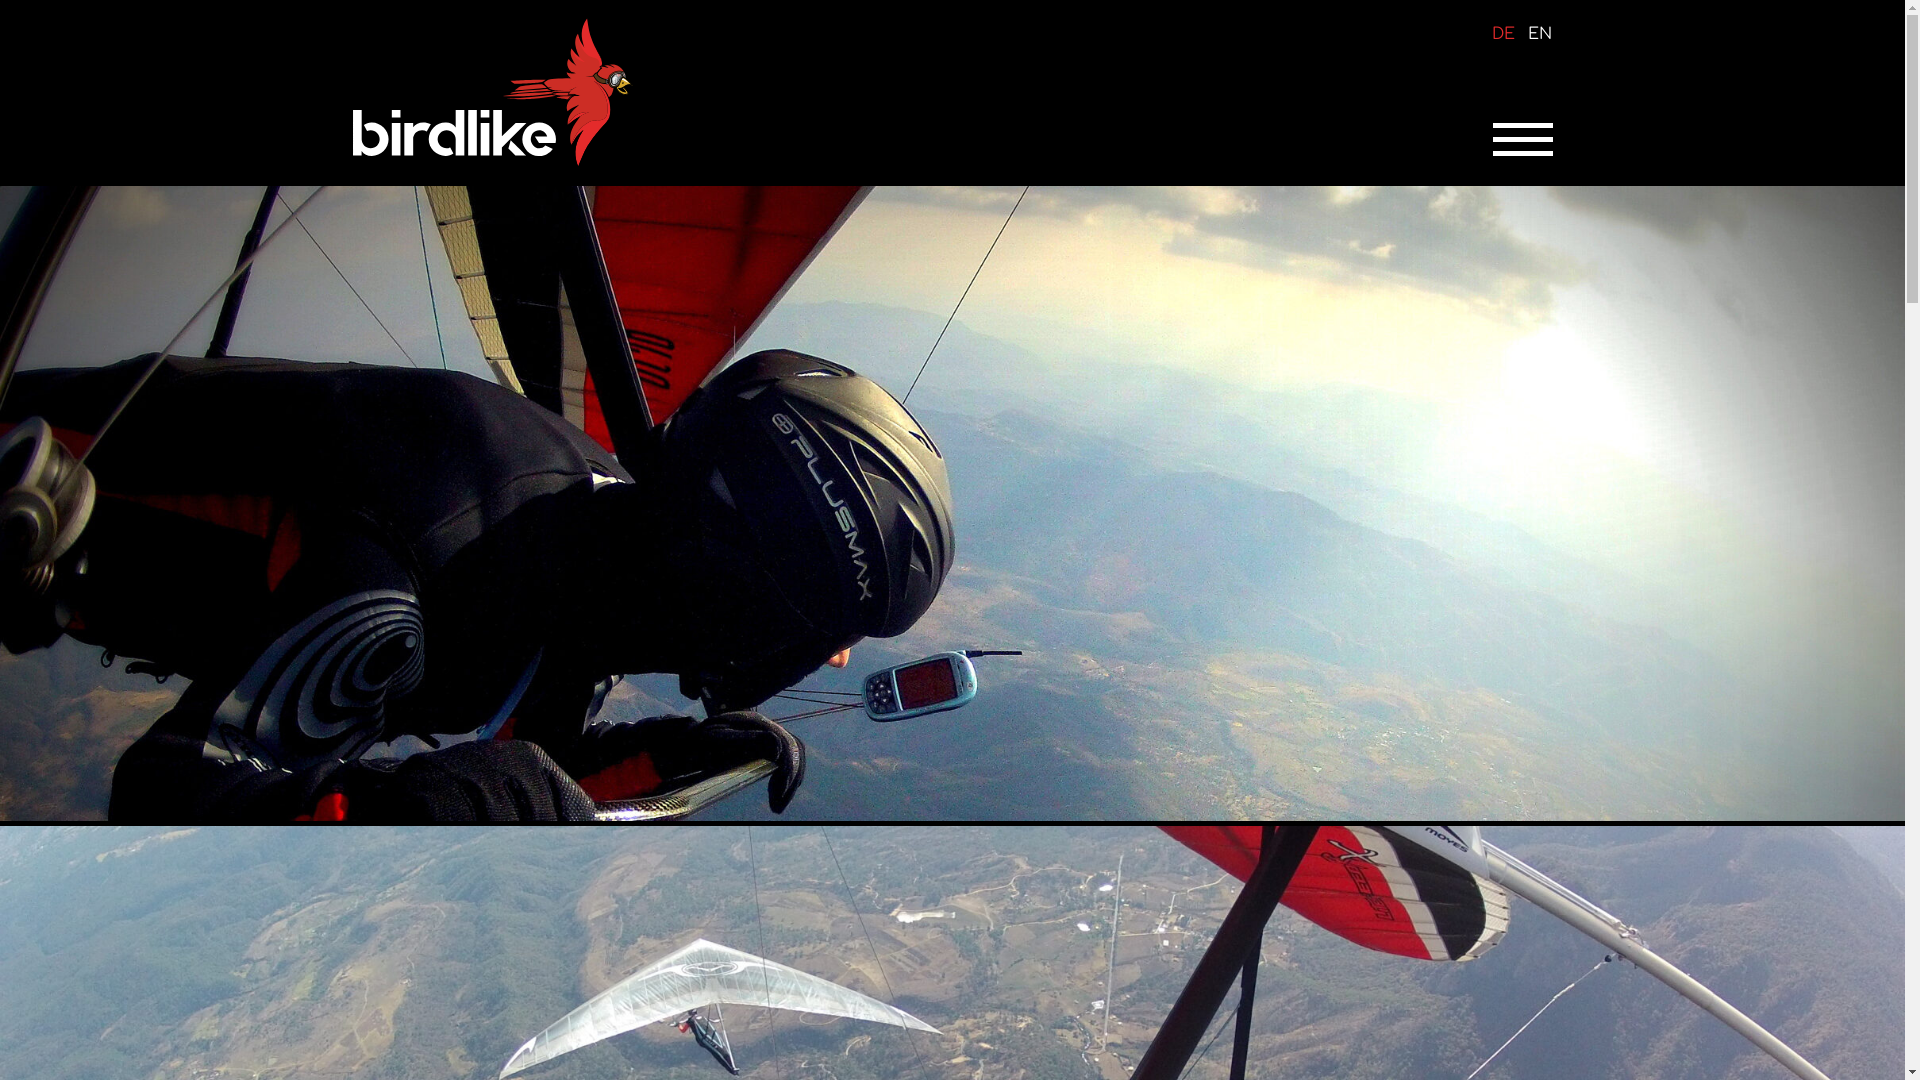  I want to click on 'EN', so click(1526, 34).